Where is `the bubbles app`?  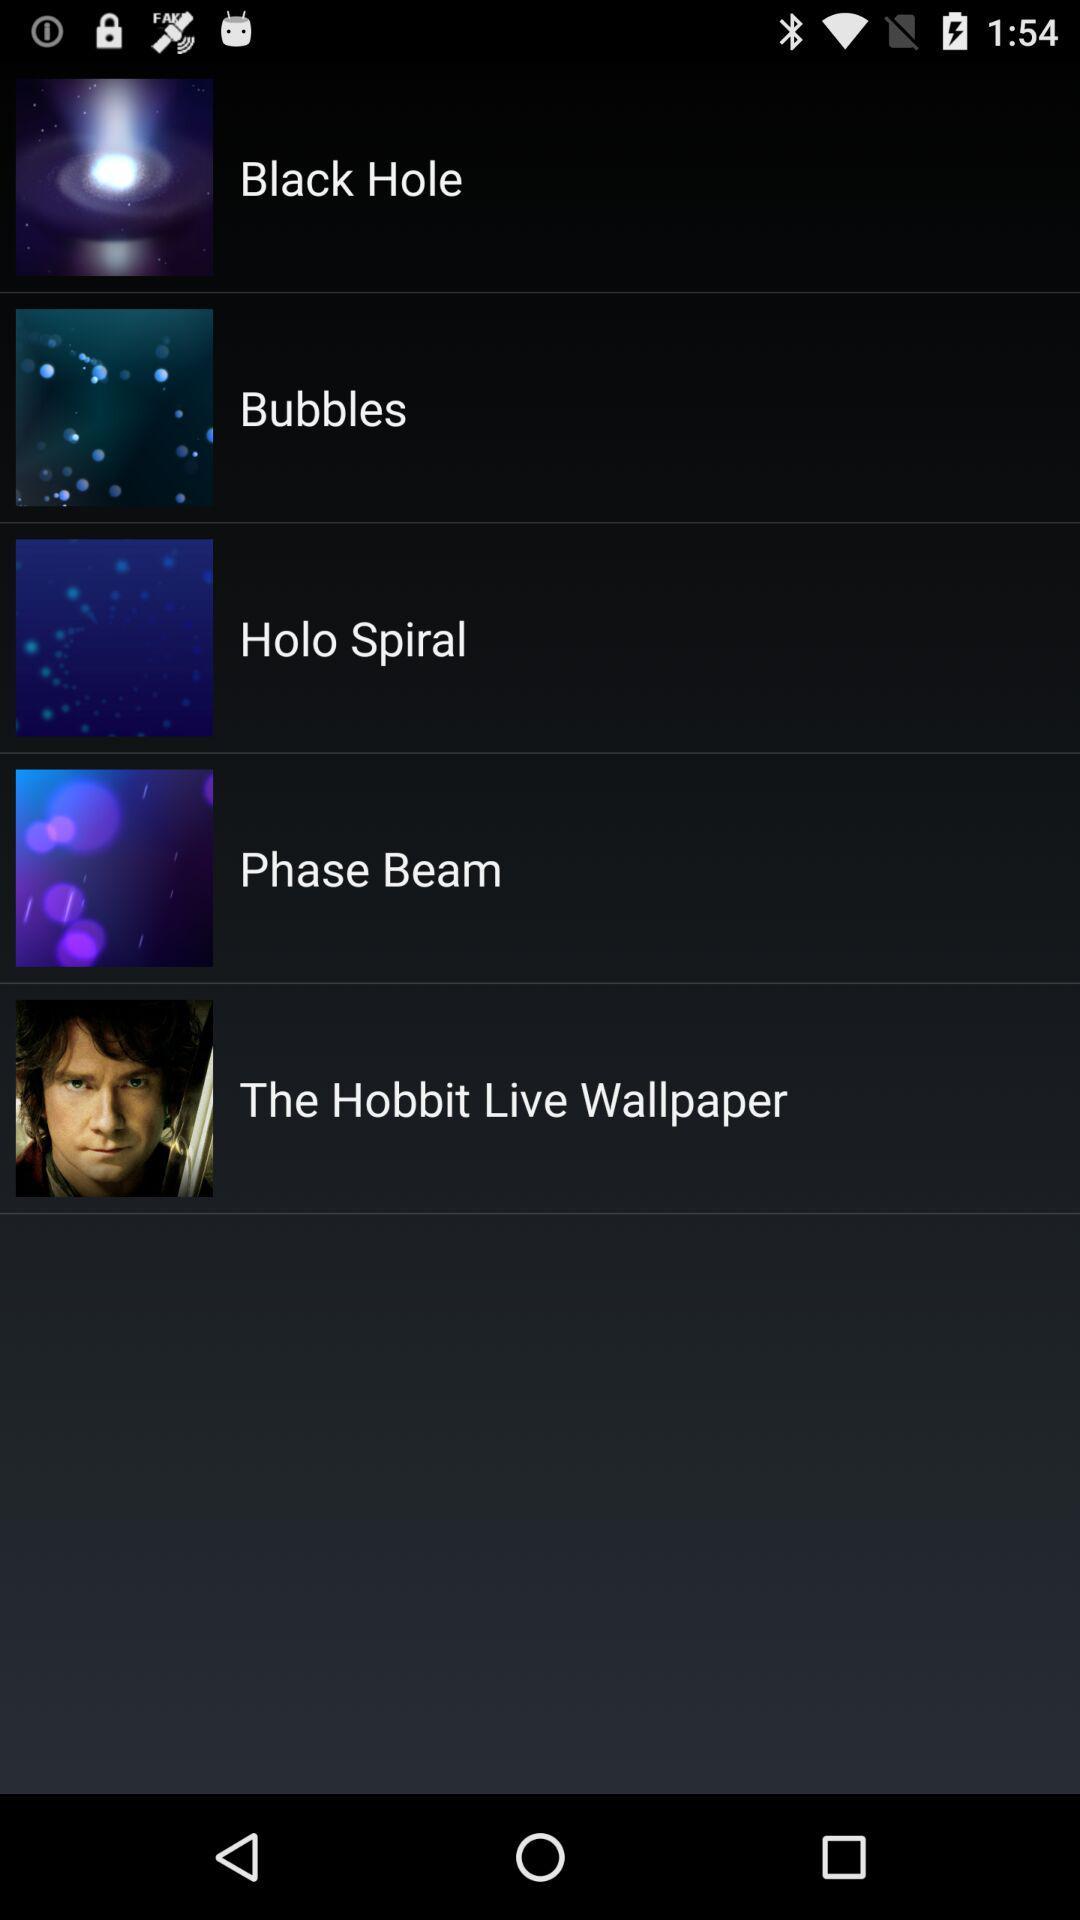 the bubbles app is located at coordinates (322, 406).